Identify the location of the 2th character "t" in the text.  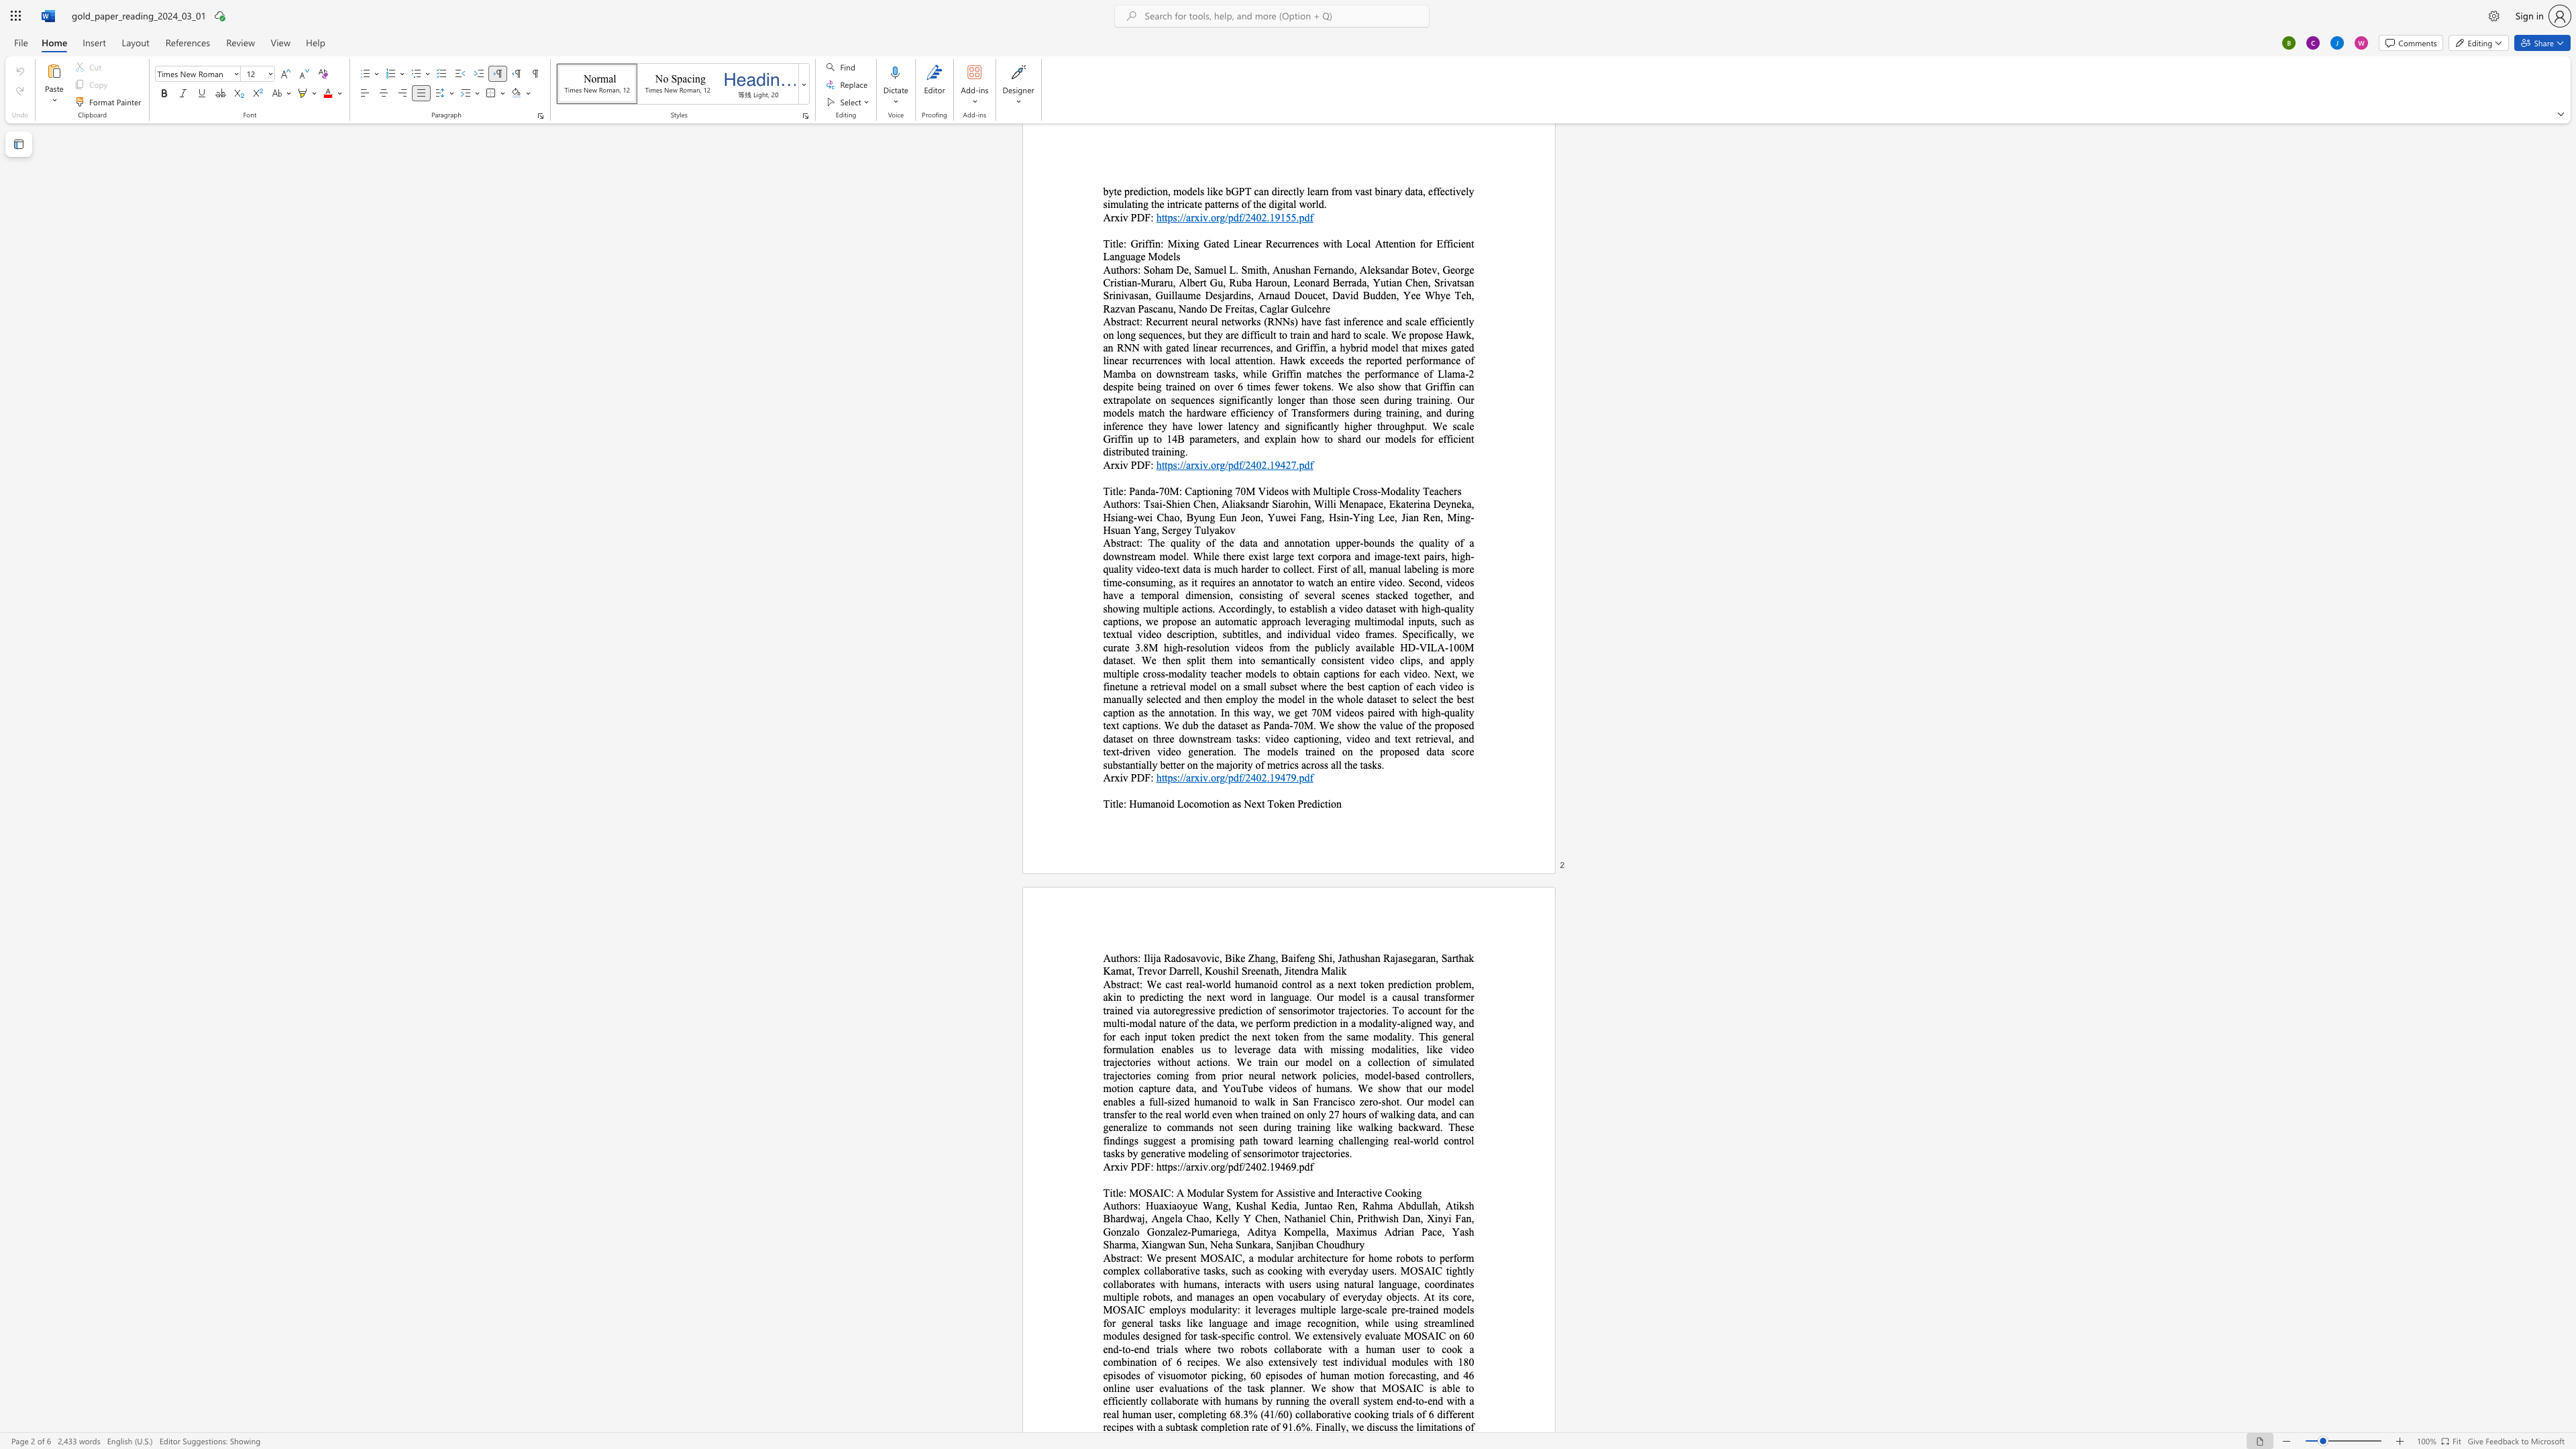
(1137, 1257).